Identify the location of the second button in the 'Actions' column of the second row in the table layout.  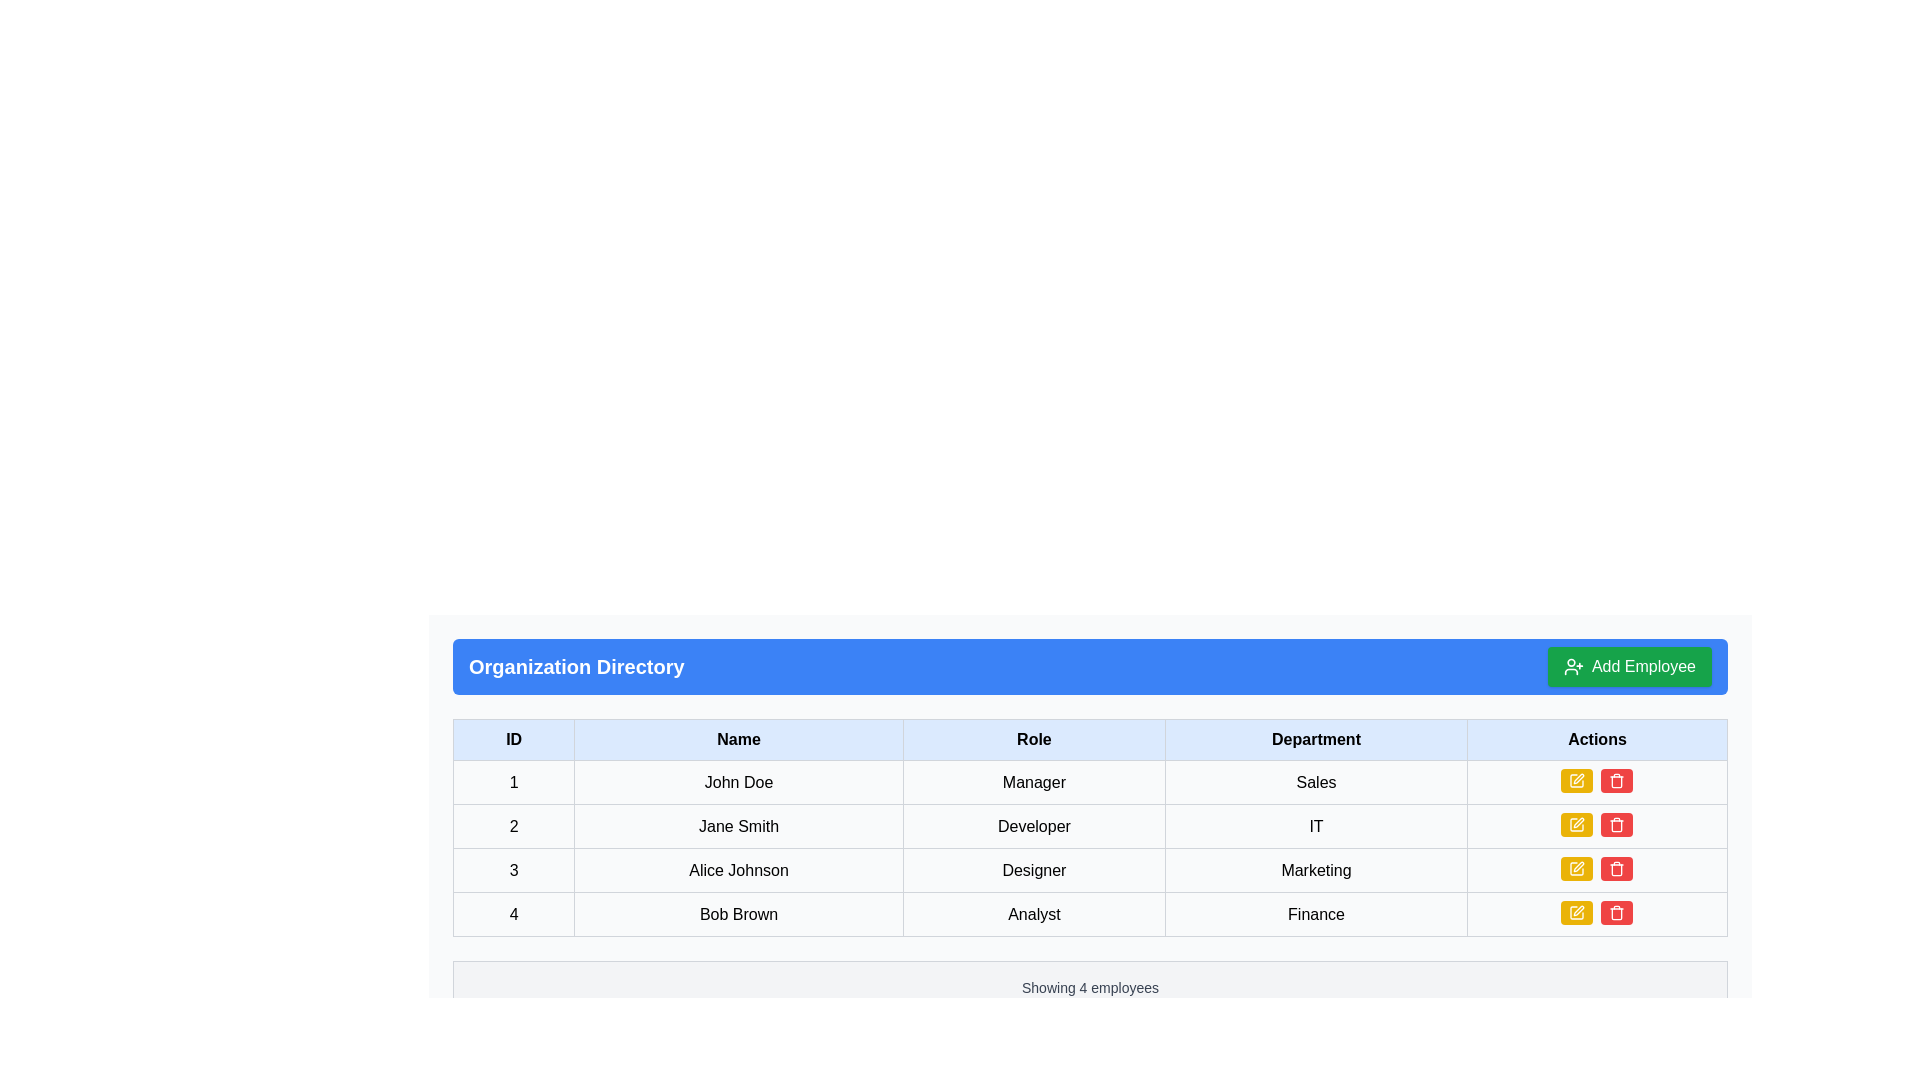
(1617, 825).